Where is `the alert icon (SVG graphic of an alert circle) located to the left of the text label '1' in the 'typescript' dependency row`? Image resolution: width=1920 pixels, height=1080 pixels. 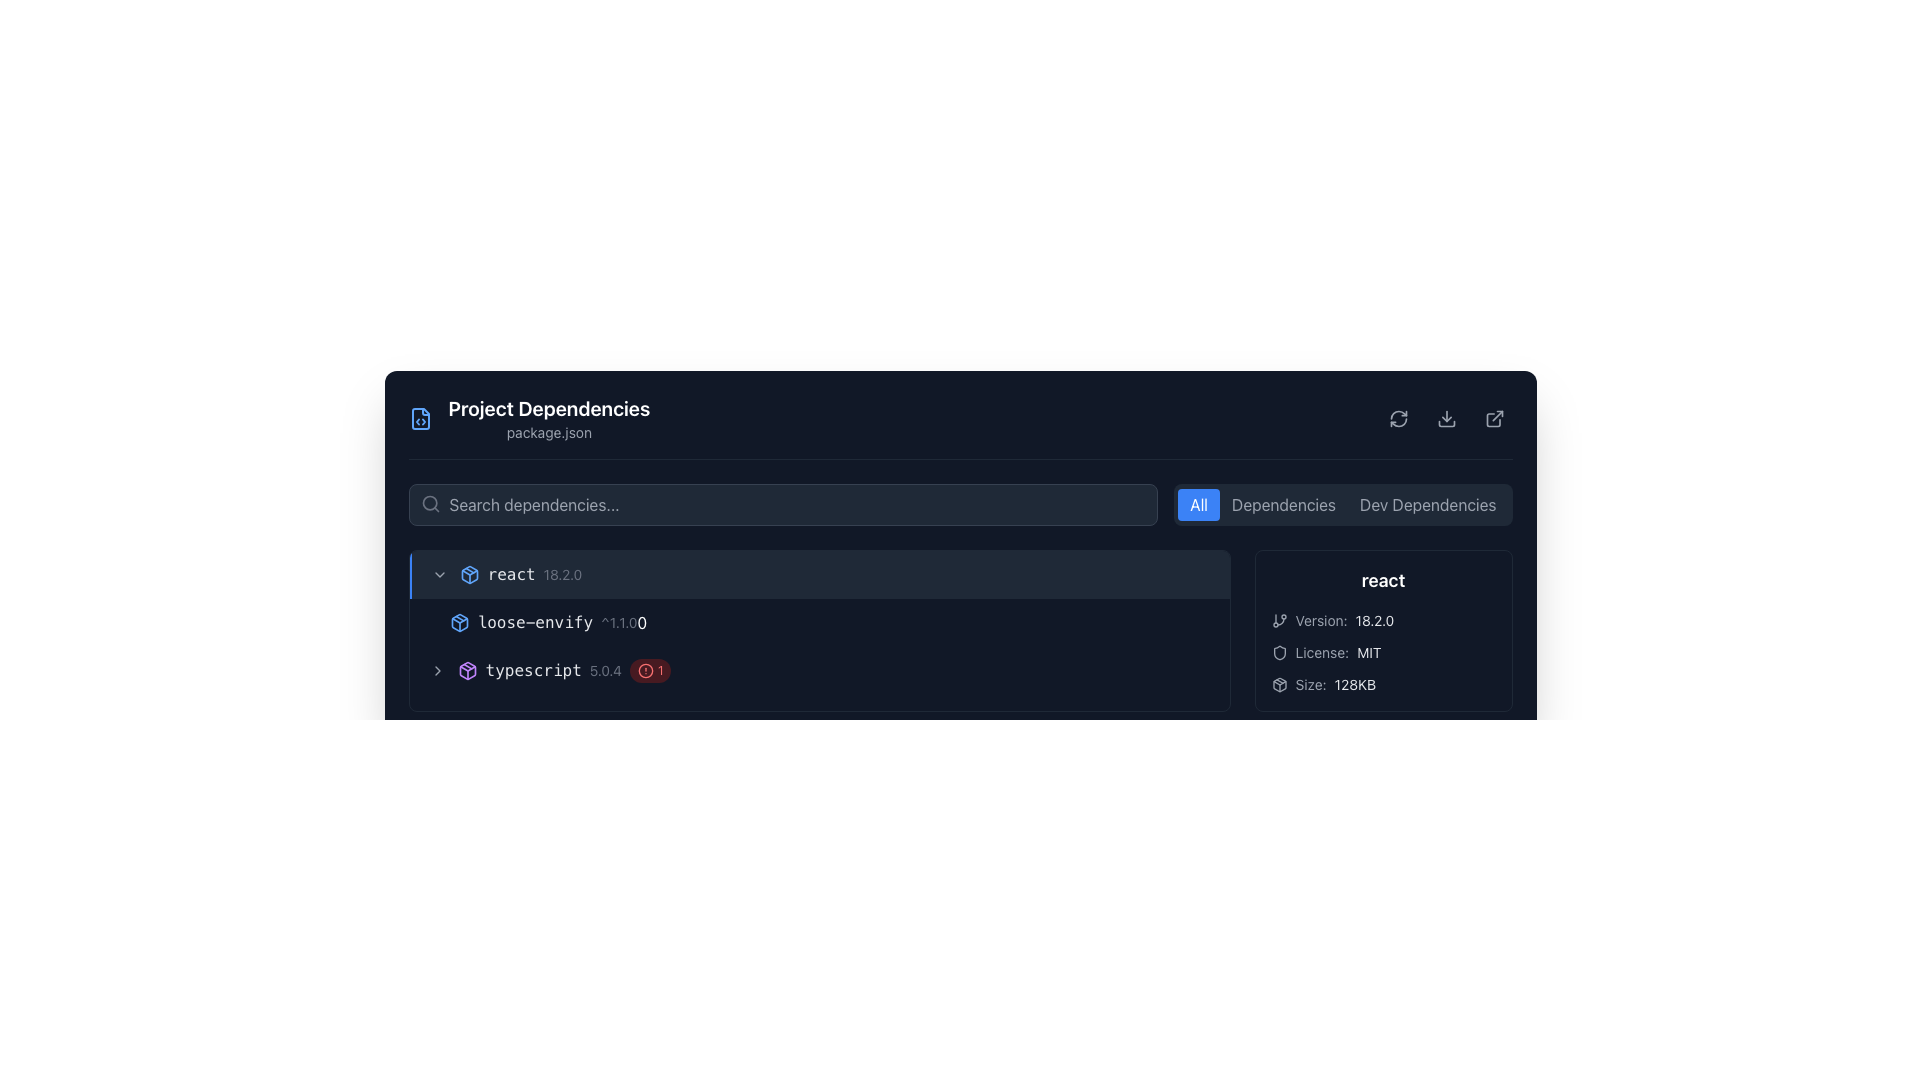 the alert icon (SVG graphic of an alert circle) located to the left of the text label '1' in the 'typescript' dependency row is located at coordinates (645, 671).